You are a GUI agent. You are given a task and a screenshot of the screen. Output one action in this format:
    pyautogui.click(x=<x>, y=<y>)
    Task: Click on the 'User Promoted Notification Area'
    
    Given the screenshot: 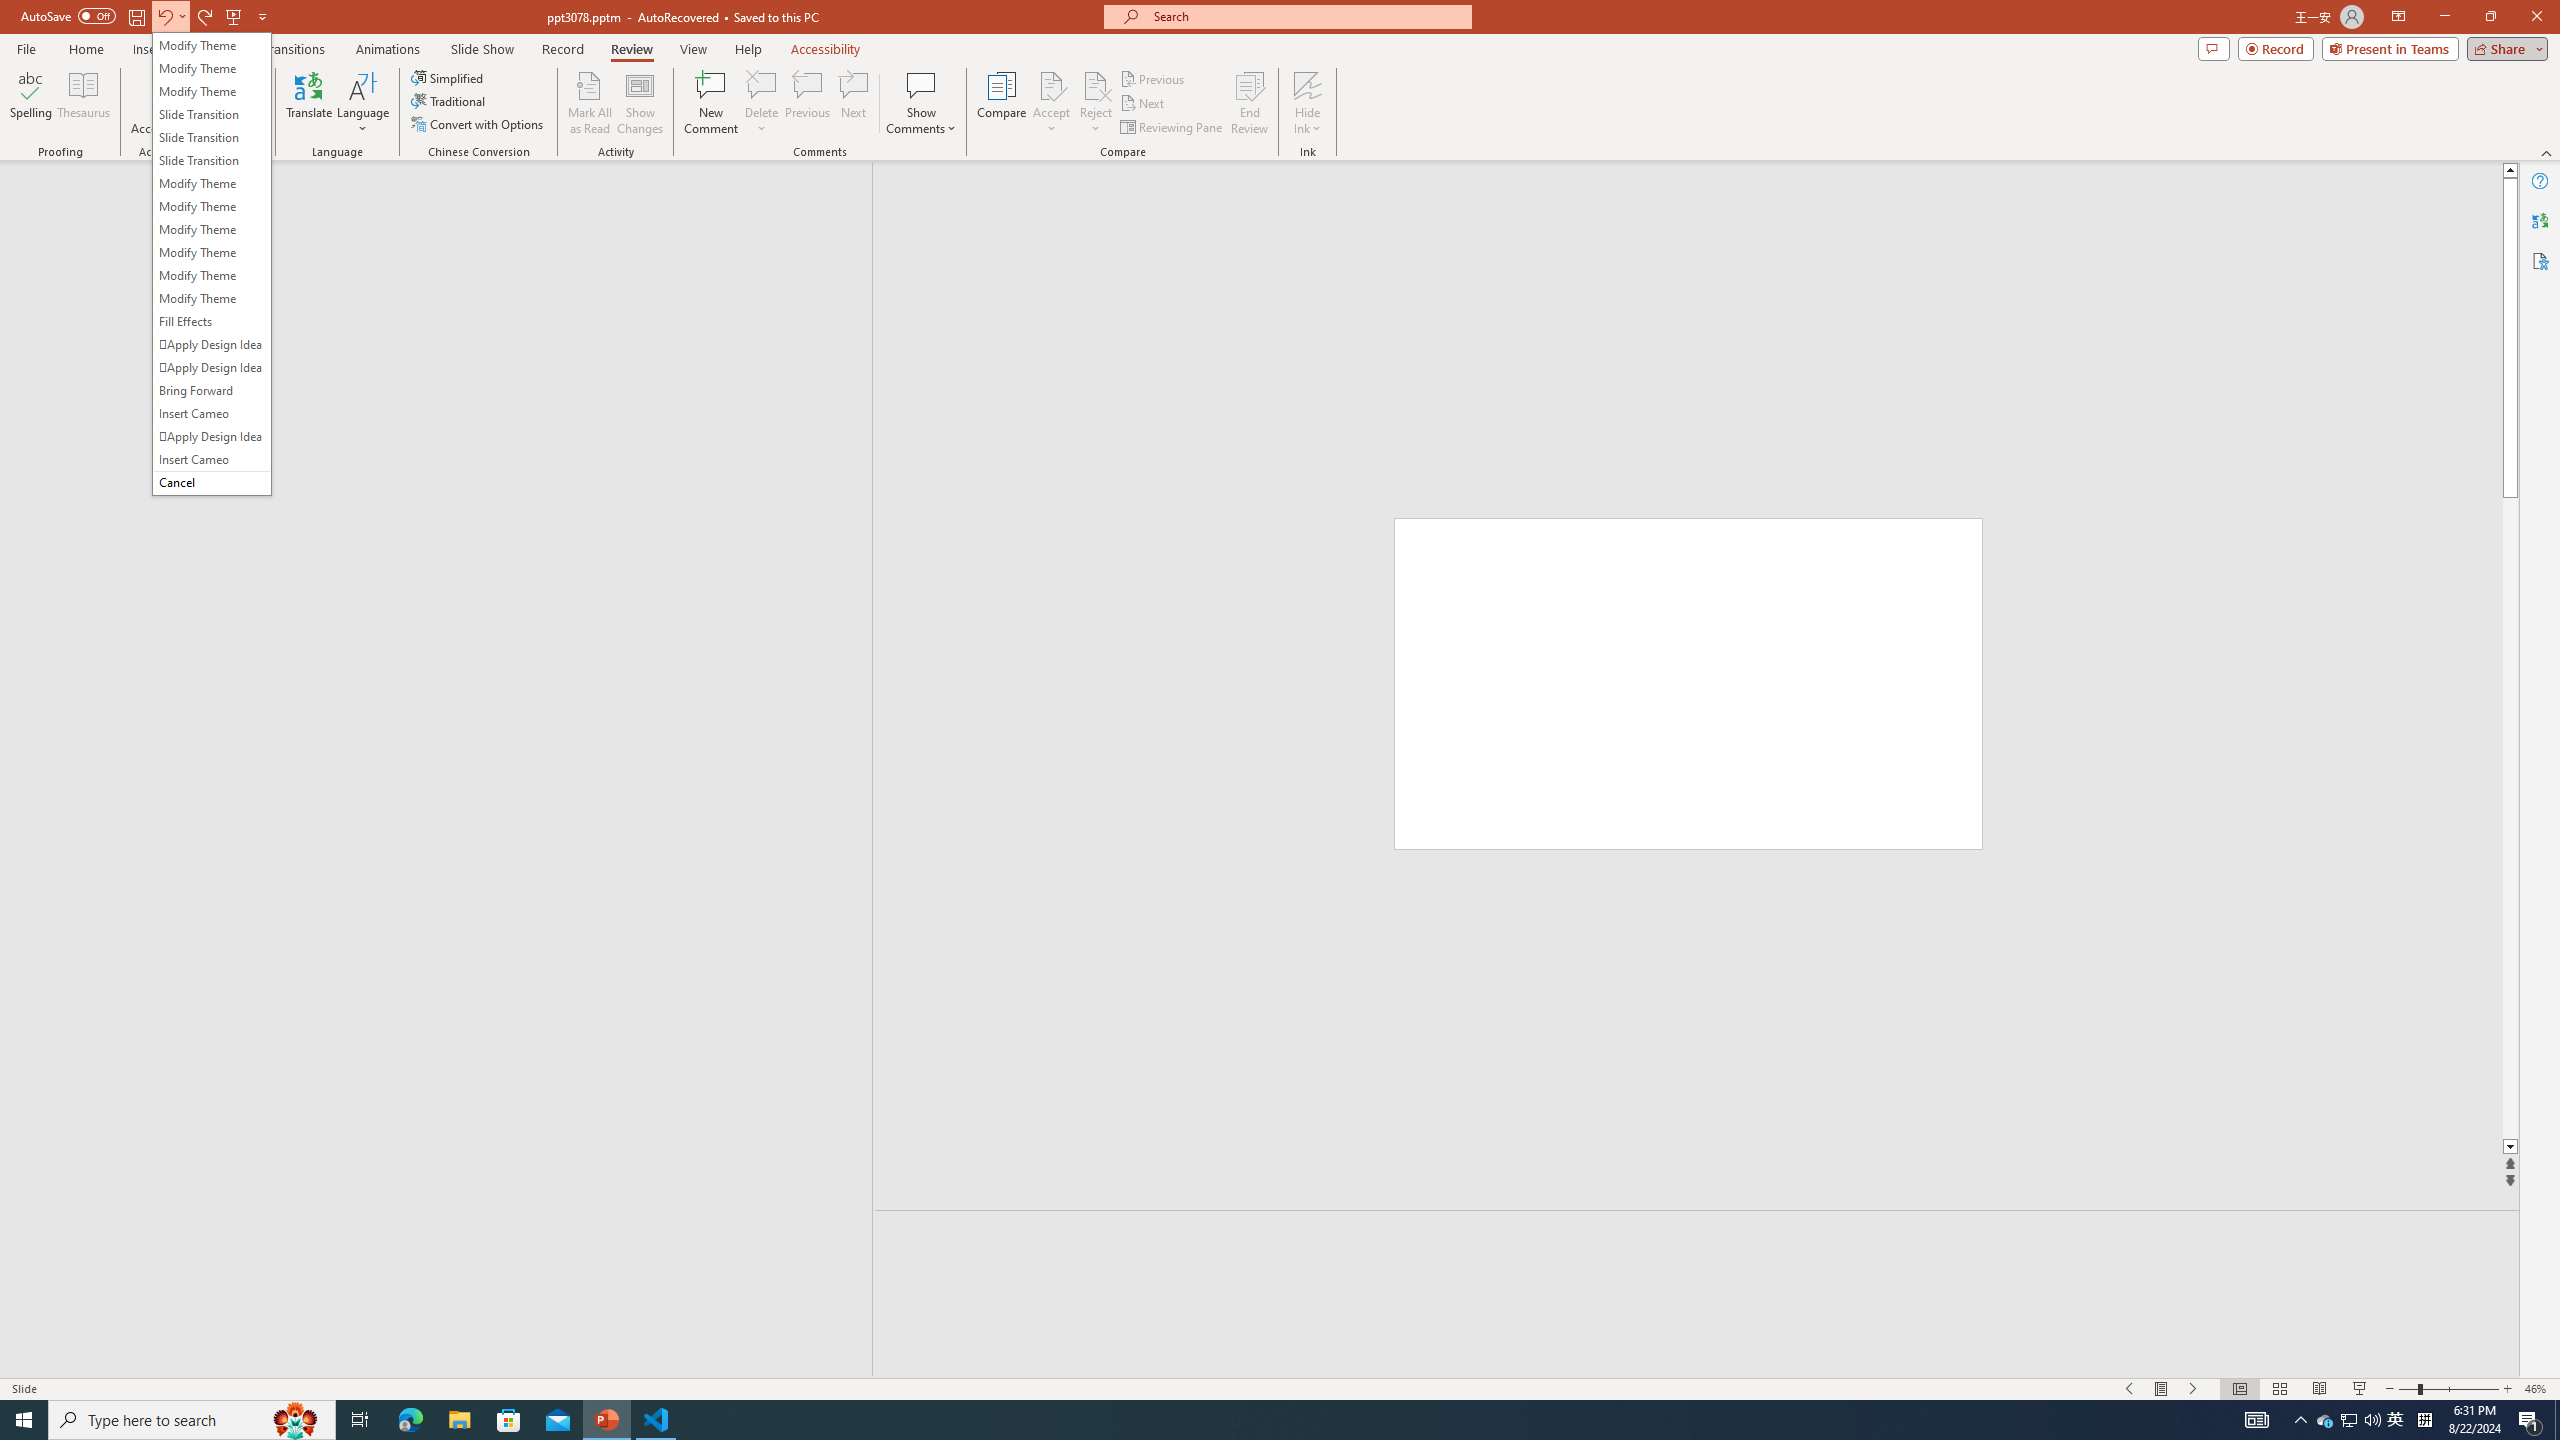 What is the action you would take?
    pyautogui.click(x=2349, y=1418)
    